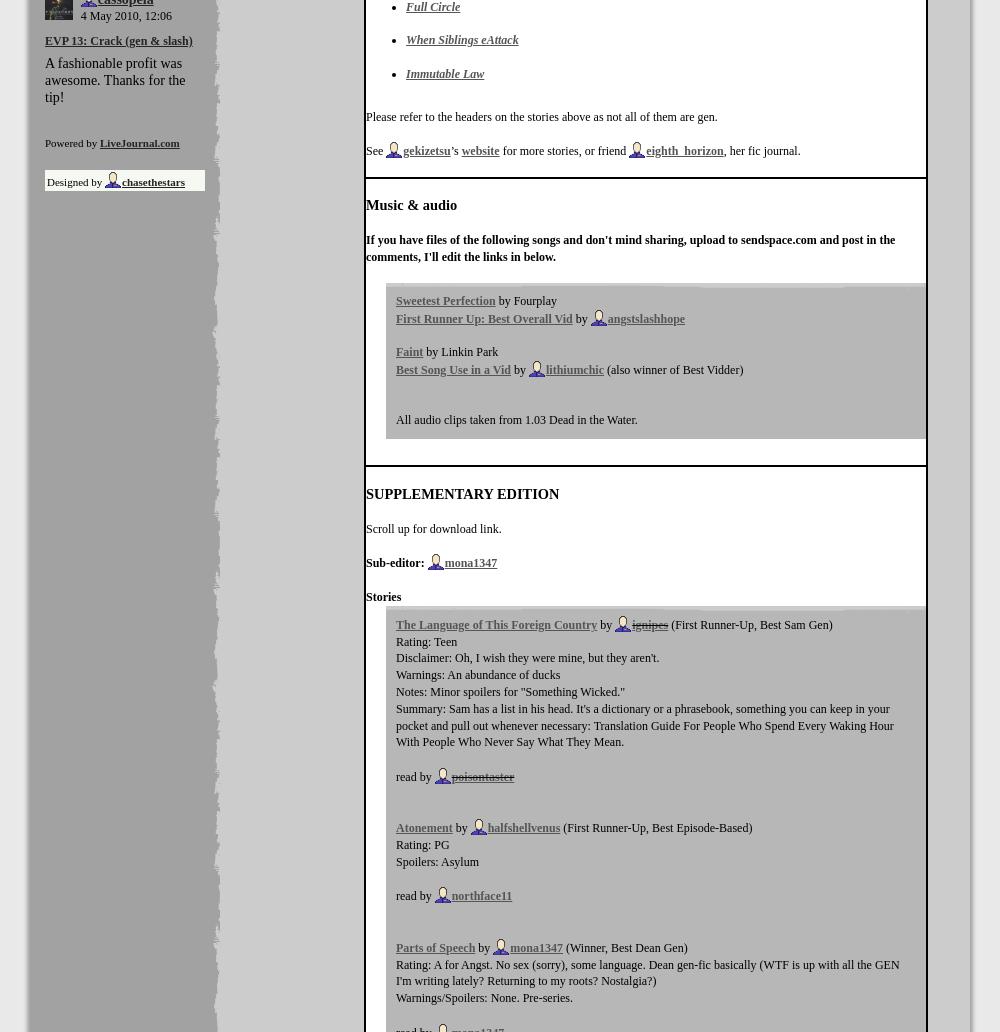 This screenshot has width=1000, height=1032. I want to click on 'When Siblings eAttack', so click(461, 40).